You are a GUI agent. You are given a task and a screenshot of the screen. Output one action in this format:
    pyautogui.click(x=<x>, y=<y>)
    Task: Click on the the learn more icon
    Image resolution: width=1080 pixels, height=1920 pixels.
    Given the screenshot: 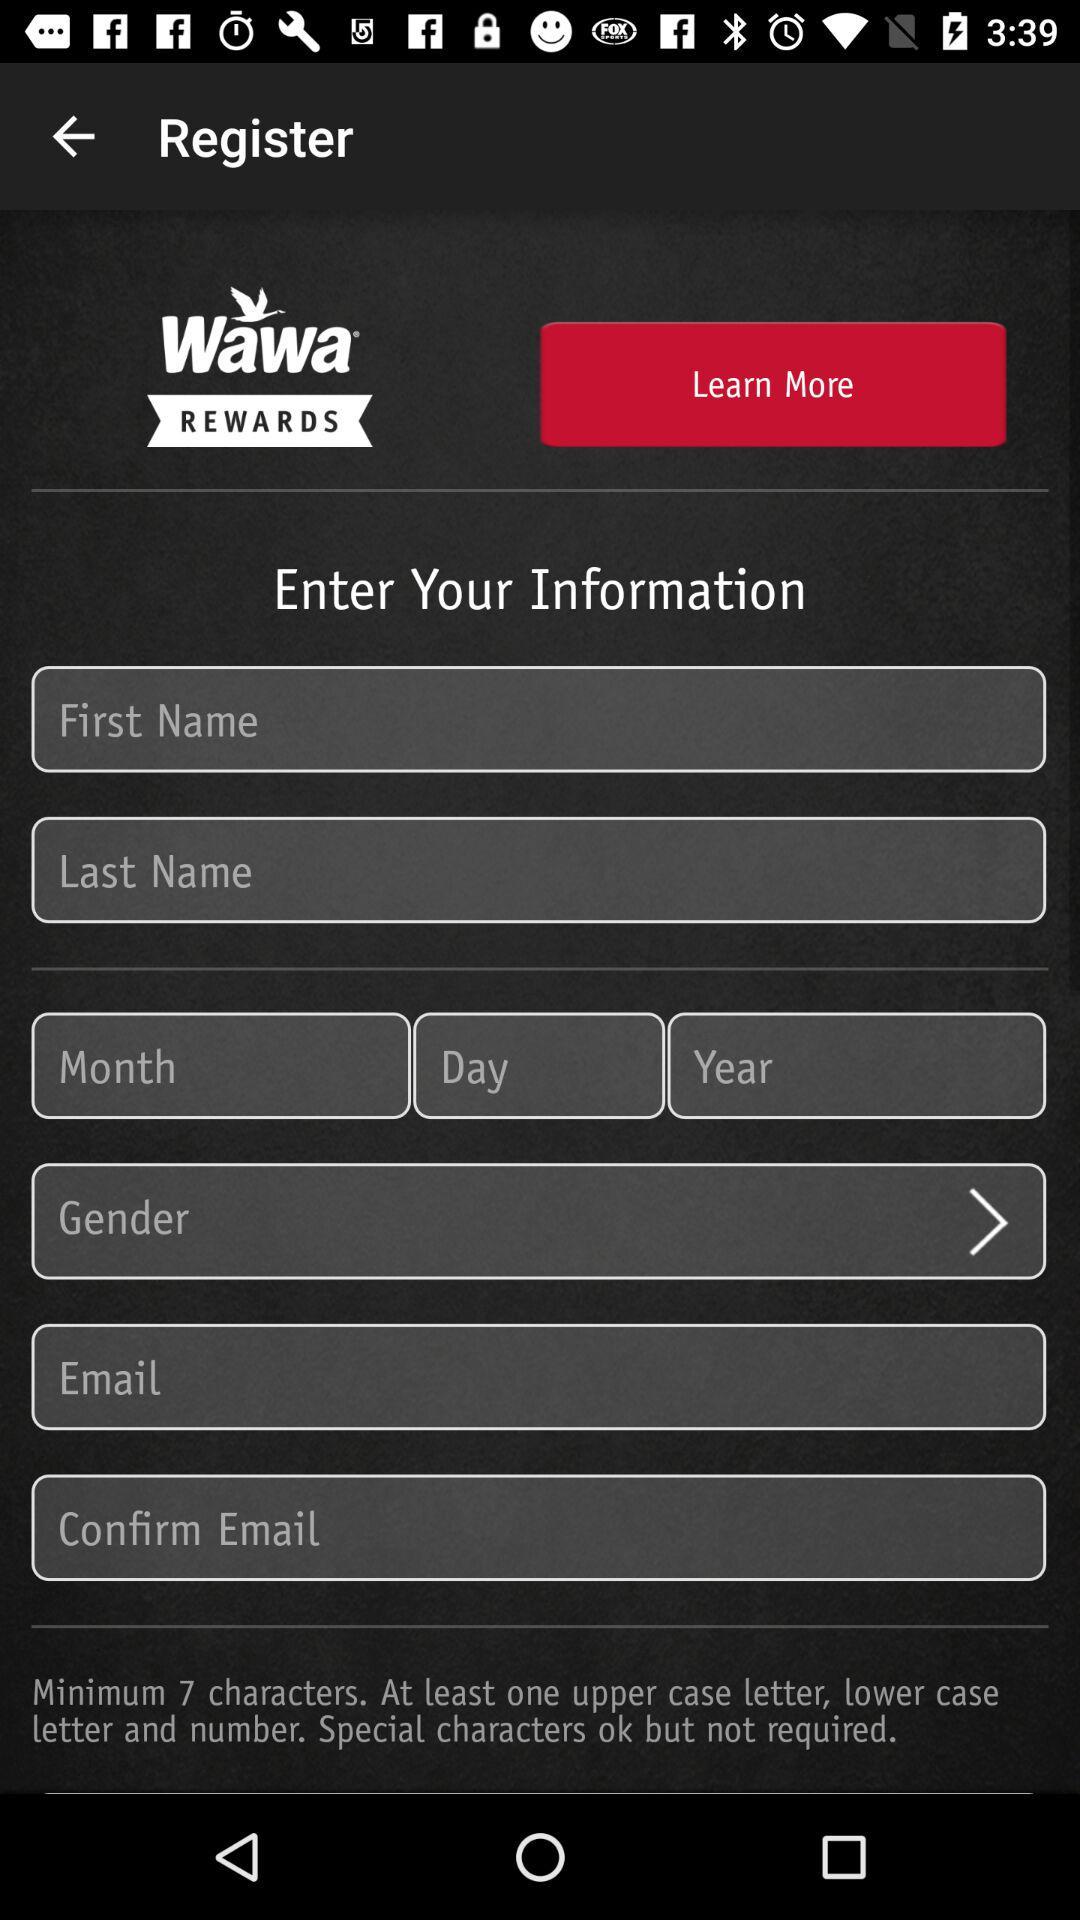 What is the action you would take?
    pyautogui.click(x=771, y=384)
    